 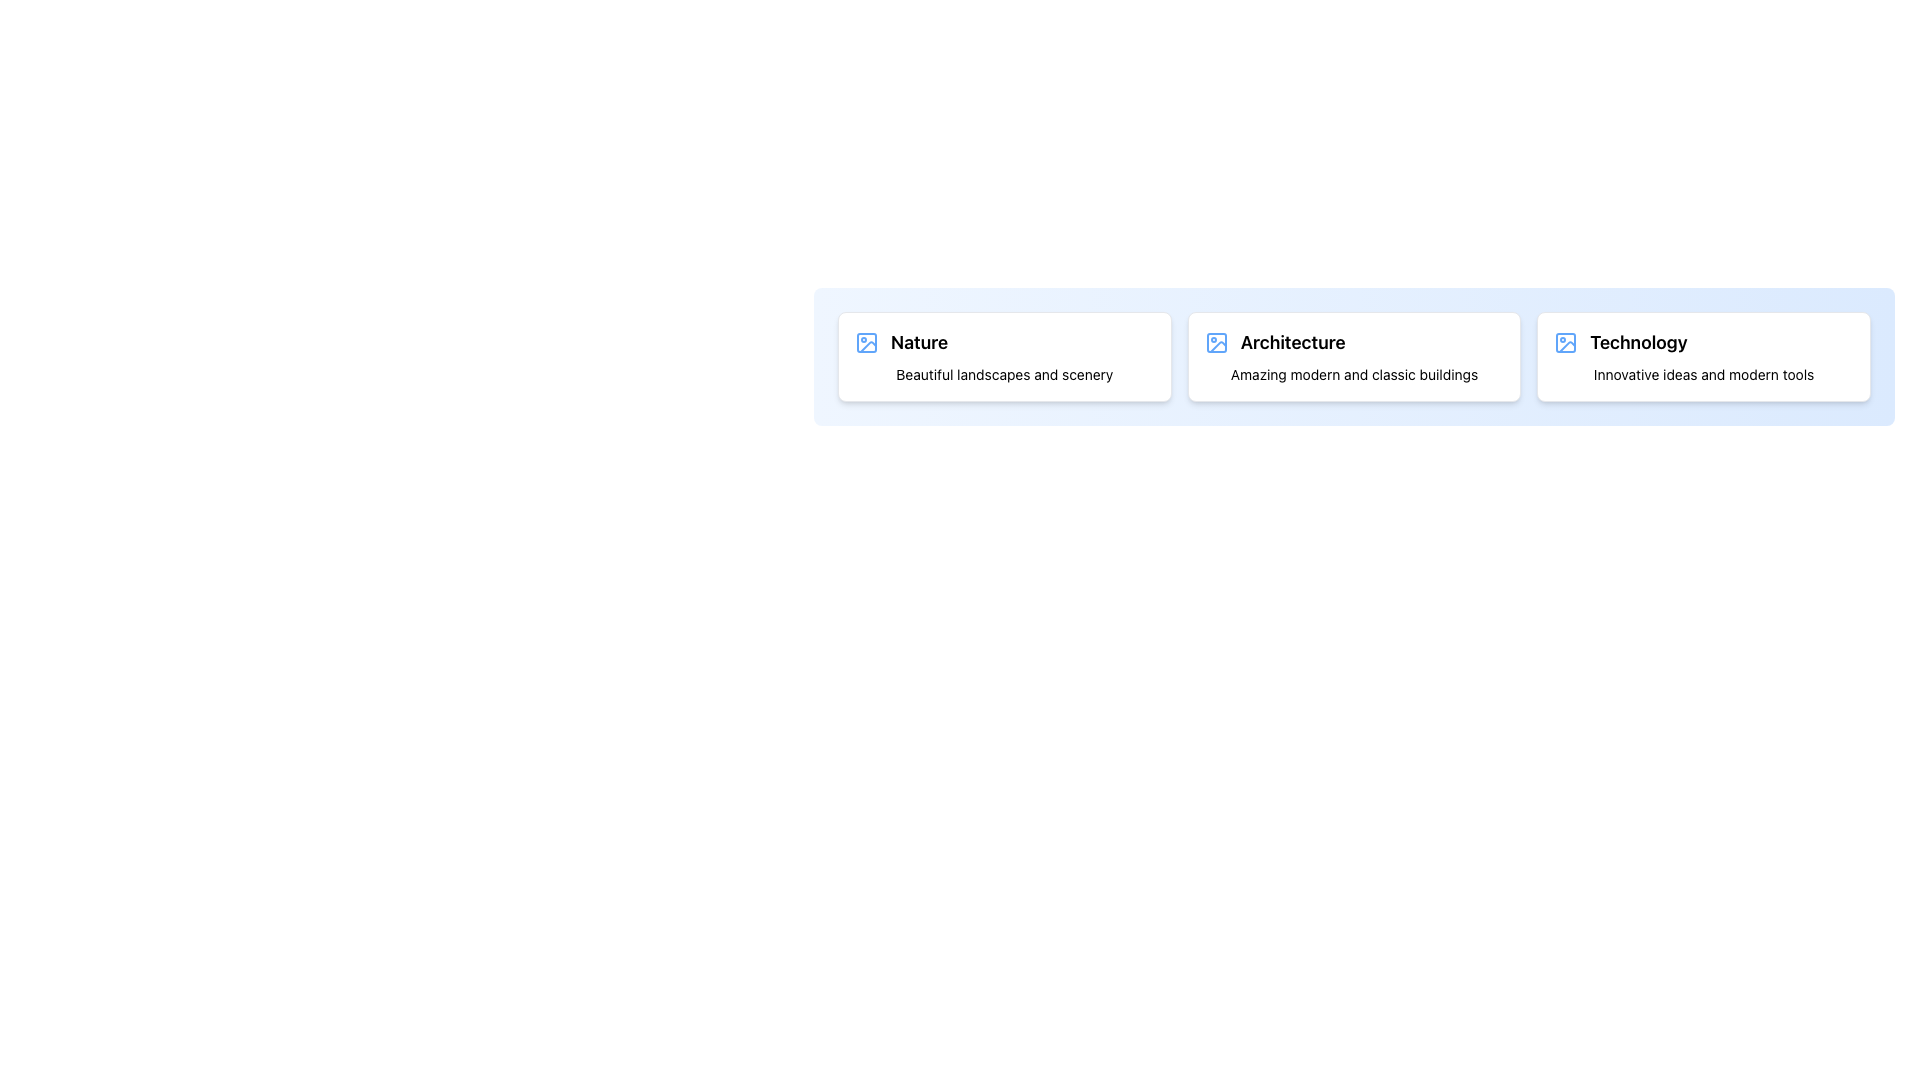 What do you see at coordinates (1565, 342) in the screenshot?
I see `the blue photo frame icon located to the left of the 'Technology' label within the 'Technology' card` at bounding box center [1565, 342].